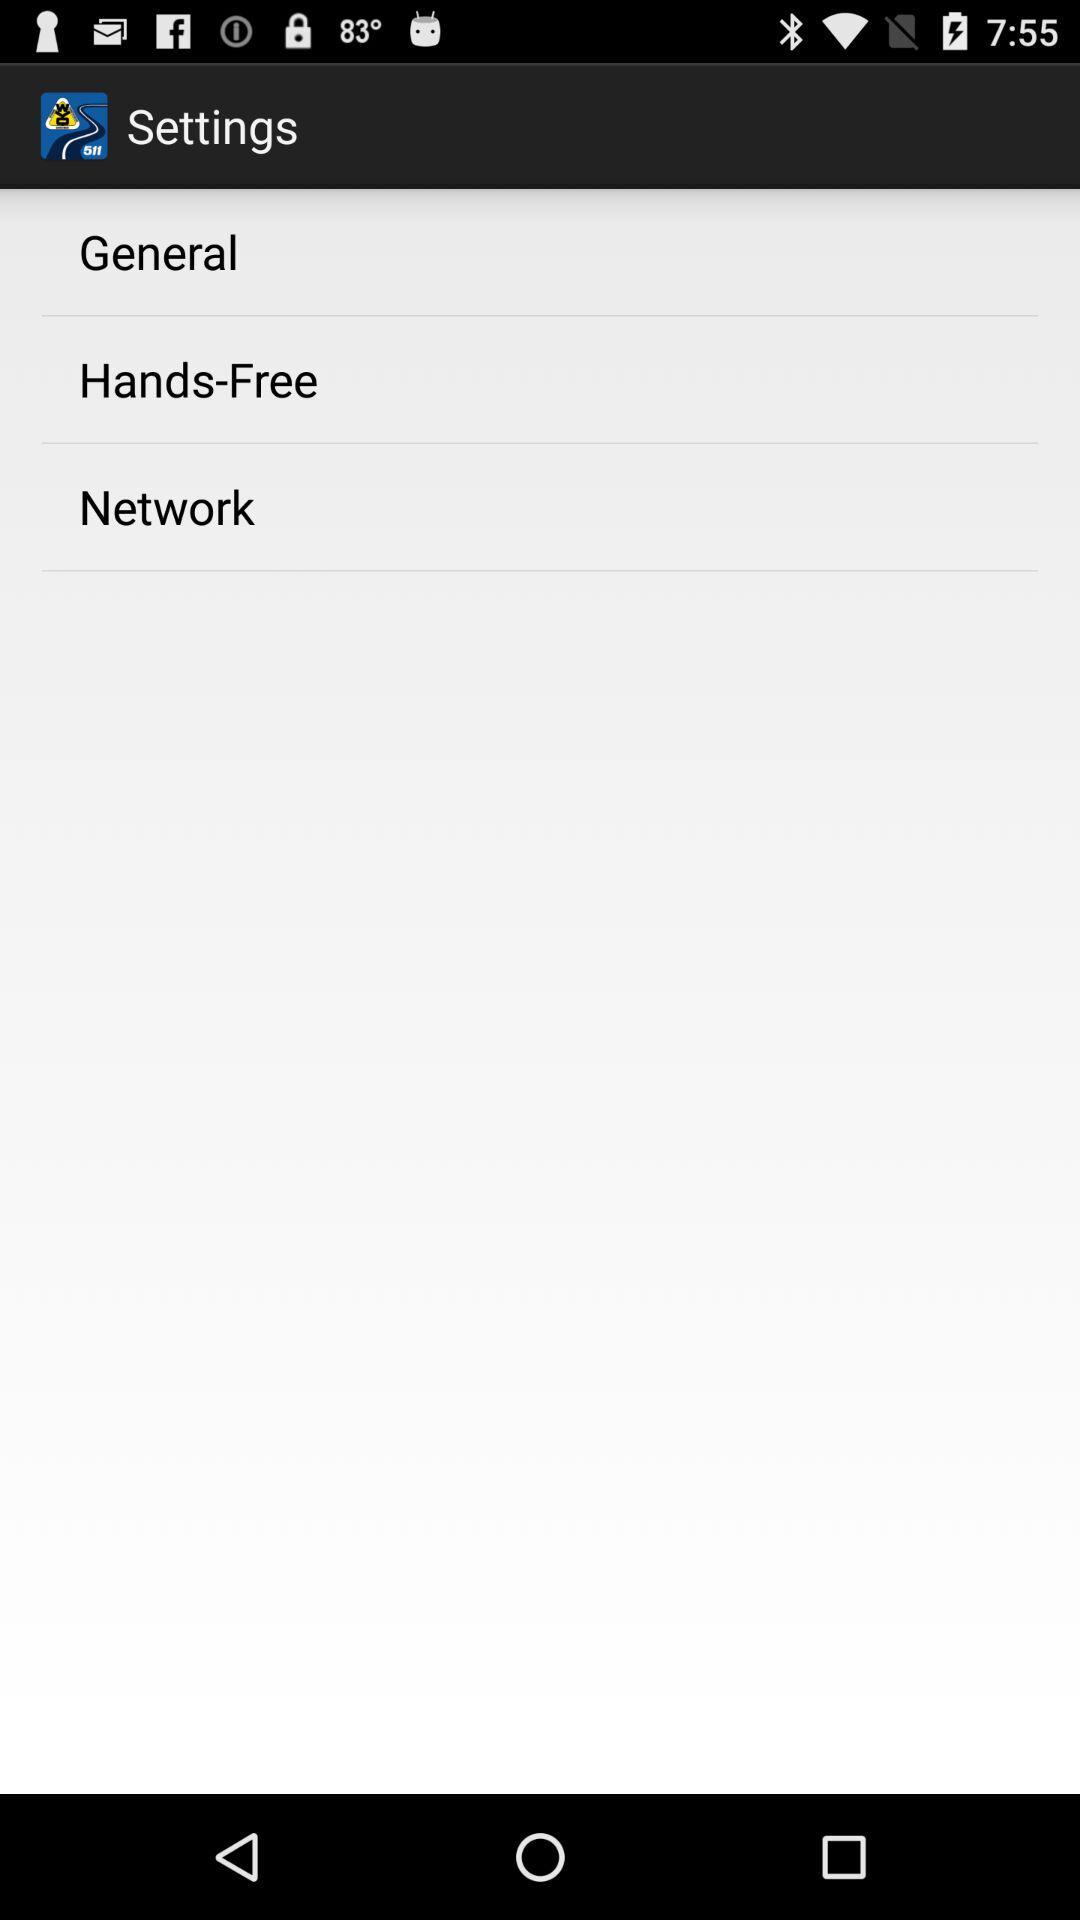 This screenshot has height=1920, width=1080. I want to click on the hands-free, so click(198, 379).